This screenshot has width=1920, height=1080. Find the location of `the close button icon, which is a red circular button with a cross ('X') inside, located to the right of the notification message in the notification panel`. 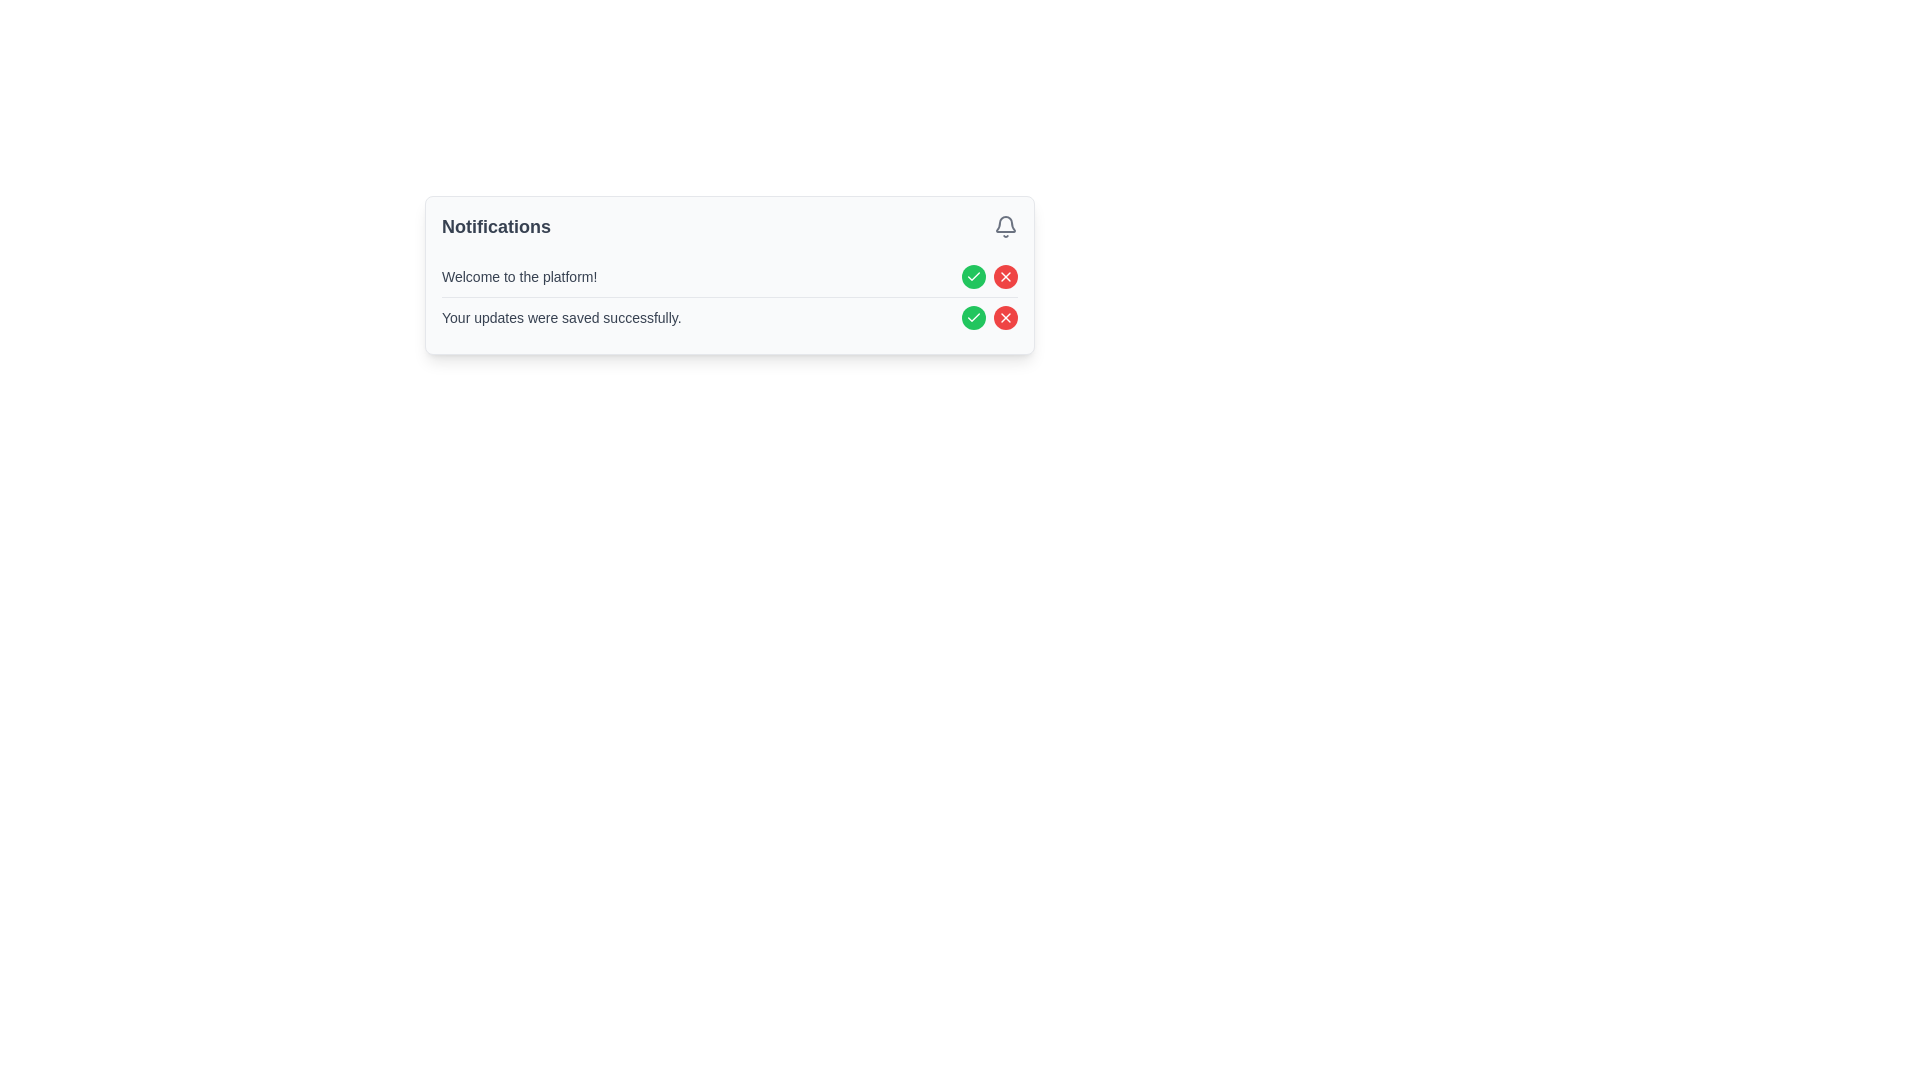

the close button icon, which is a red circular button with a cross ('X') inside, located to the right of the notification message in the notification panel is located at coordinates (1006, 316).